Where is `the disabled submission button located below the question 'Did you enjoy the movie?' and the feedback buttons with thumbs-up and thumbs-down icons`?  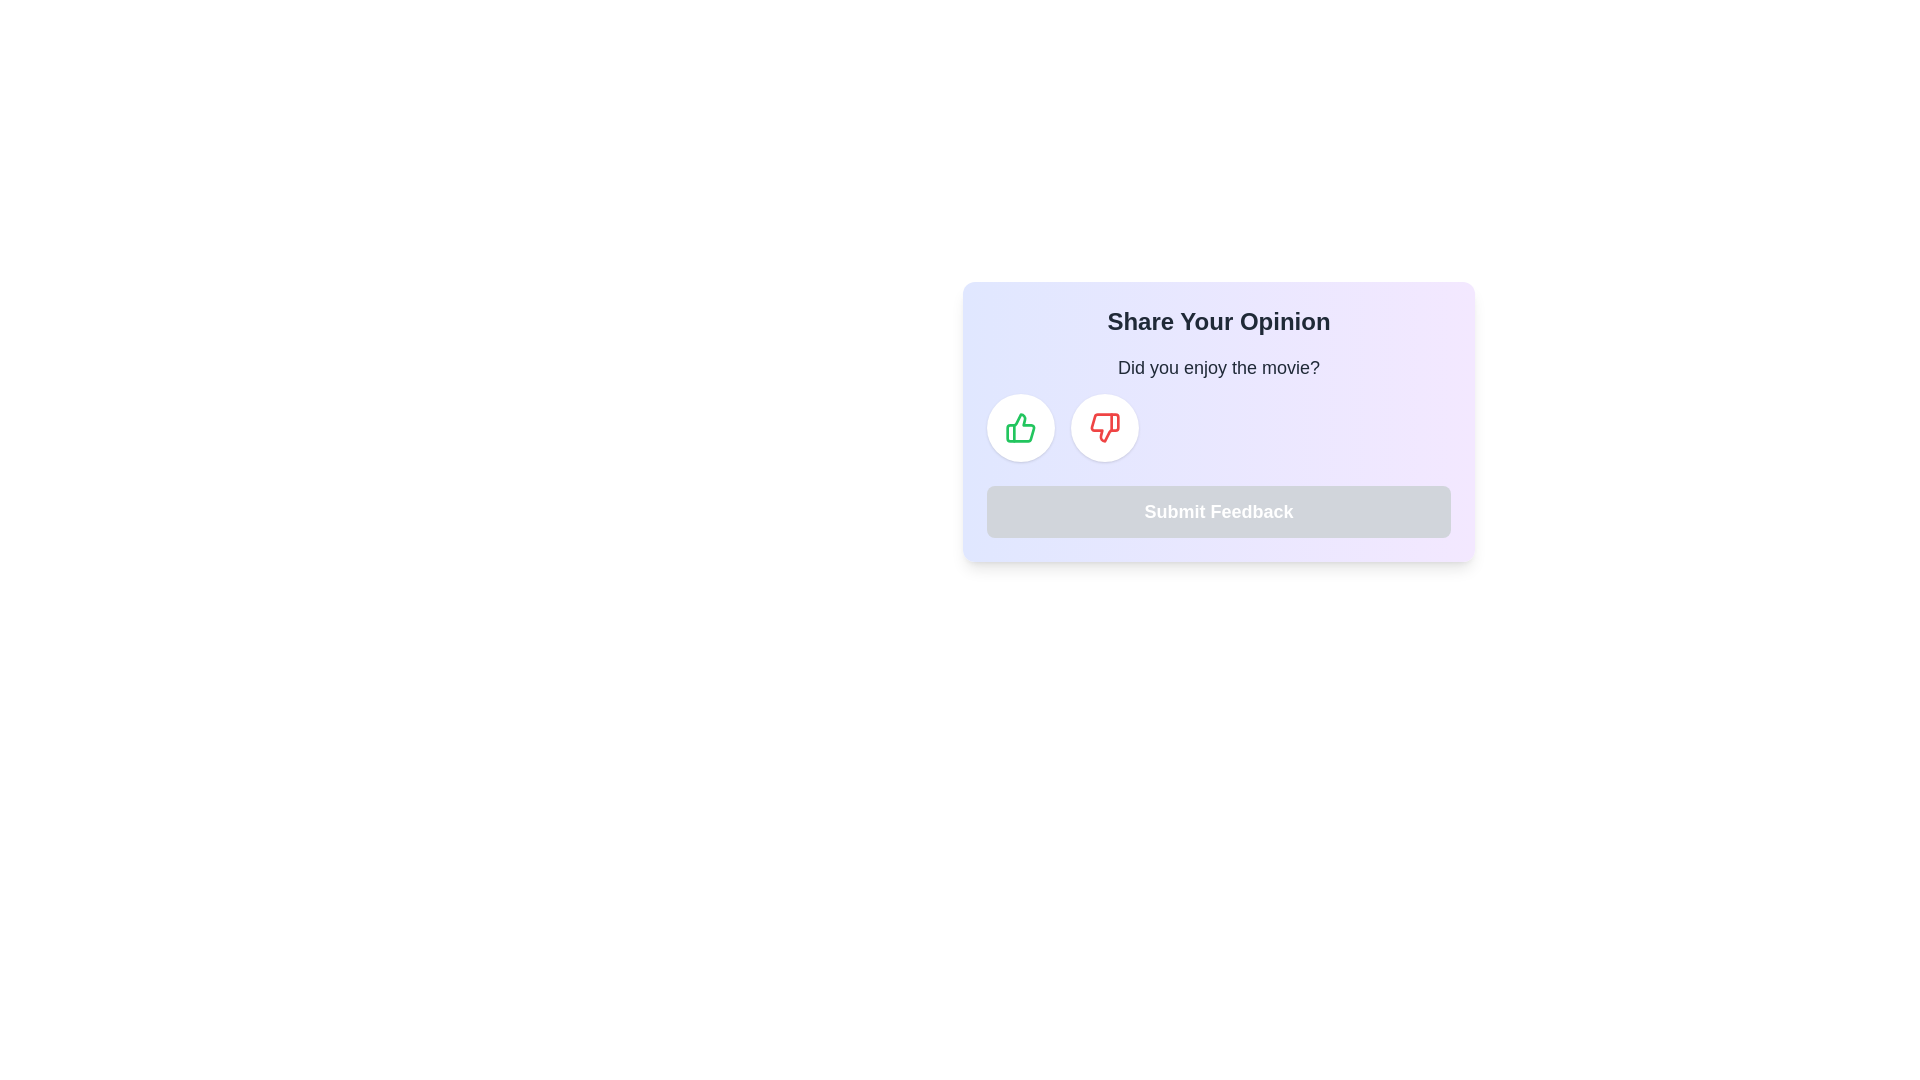 the disabled submission button located below the question 'Did you enjoy the movie?' and the feedback buttons with thumbs-up and thumbs-down icons is located at coordinates (1218, 511).